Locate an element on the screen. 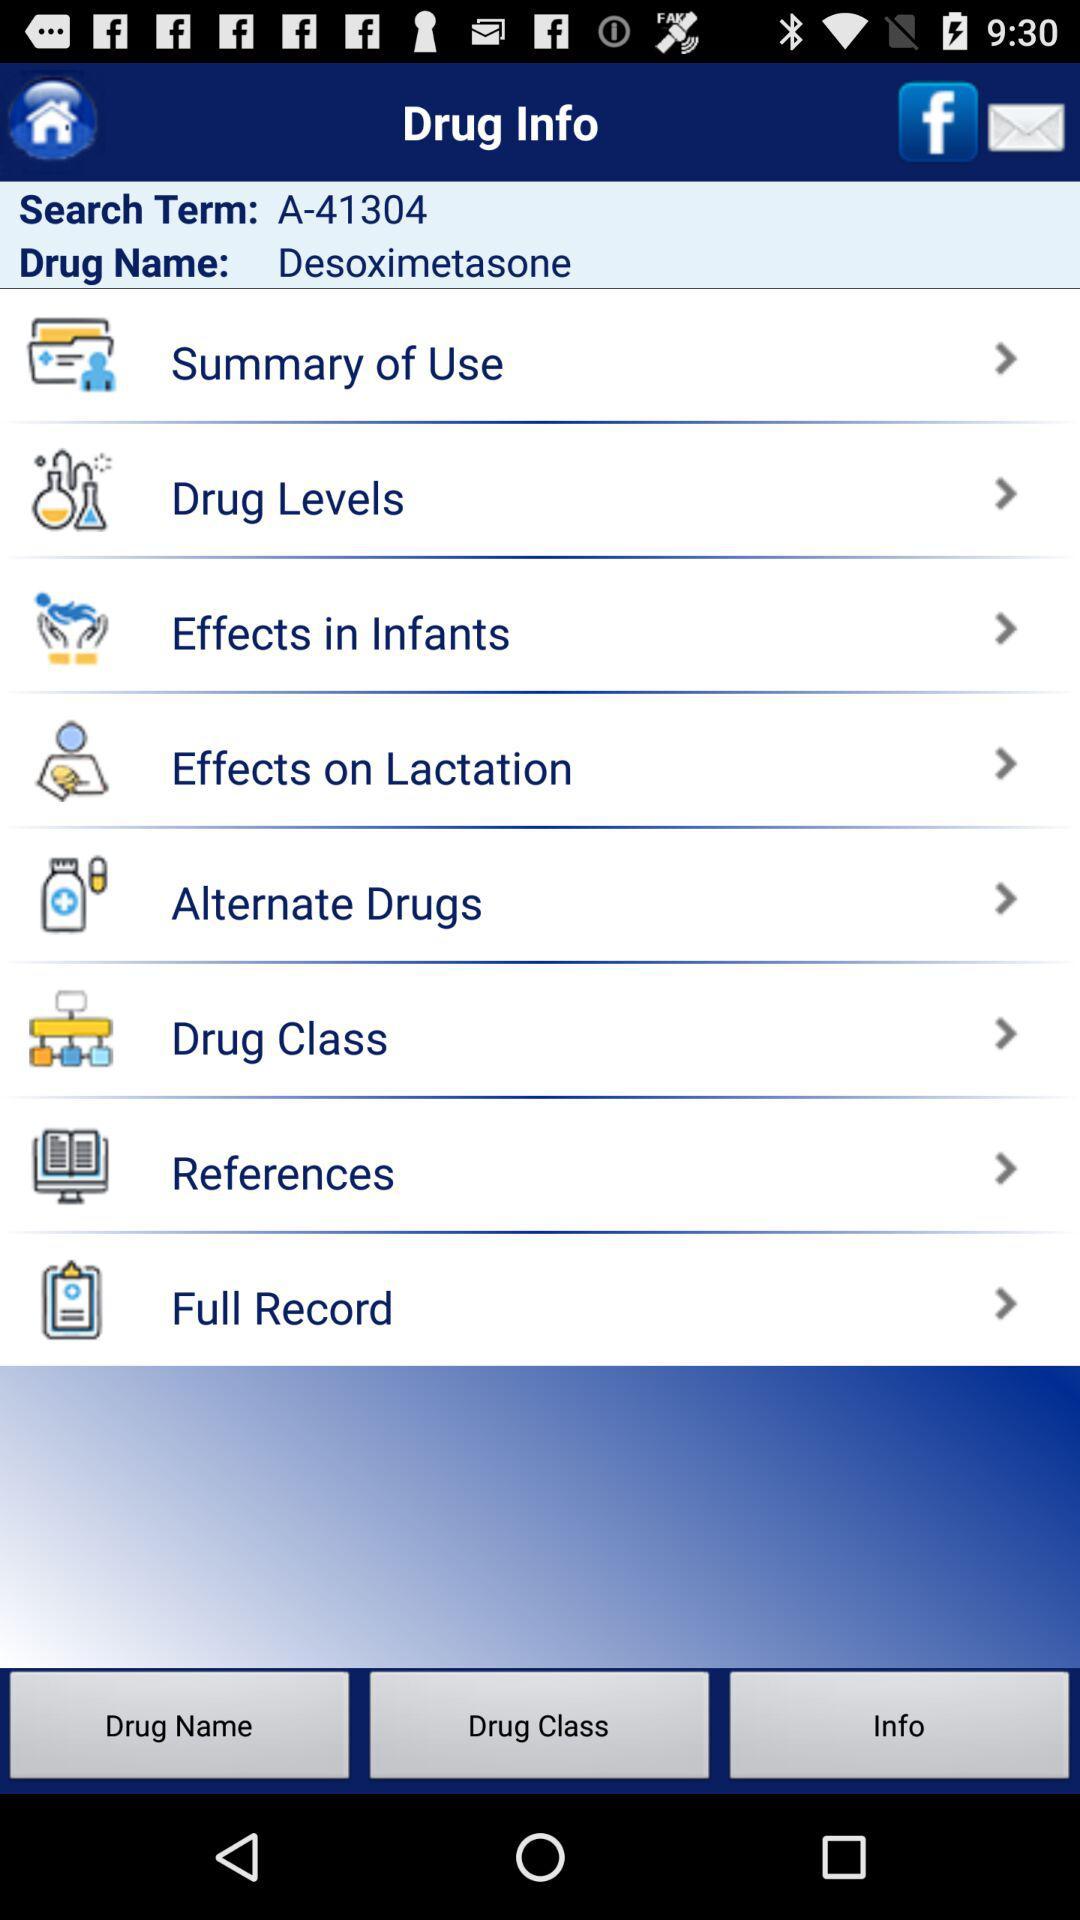  access main page is located at coordinates (51, 121).